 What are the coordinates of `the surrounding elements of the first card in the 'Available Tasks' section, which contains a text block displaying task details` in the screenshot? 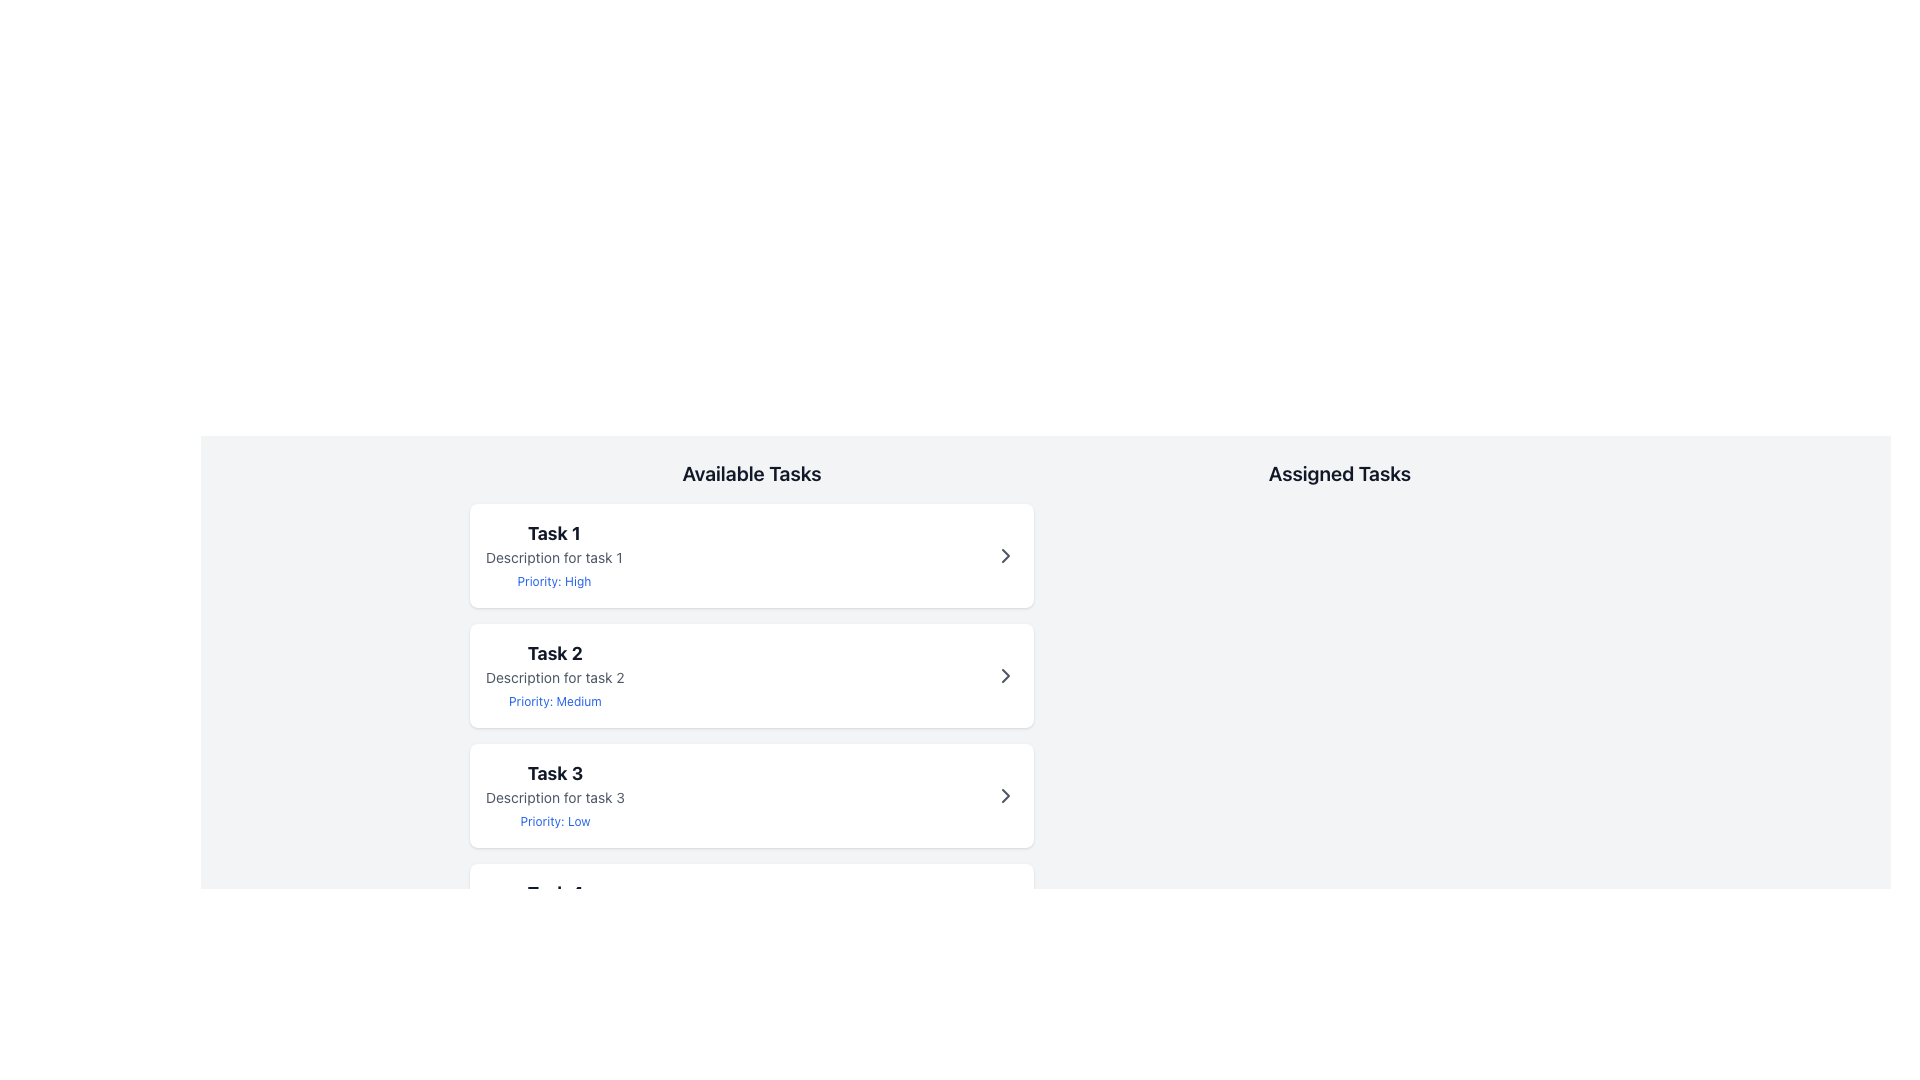 It's located at (554, 555).